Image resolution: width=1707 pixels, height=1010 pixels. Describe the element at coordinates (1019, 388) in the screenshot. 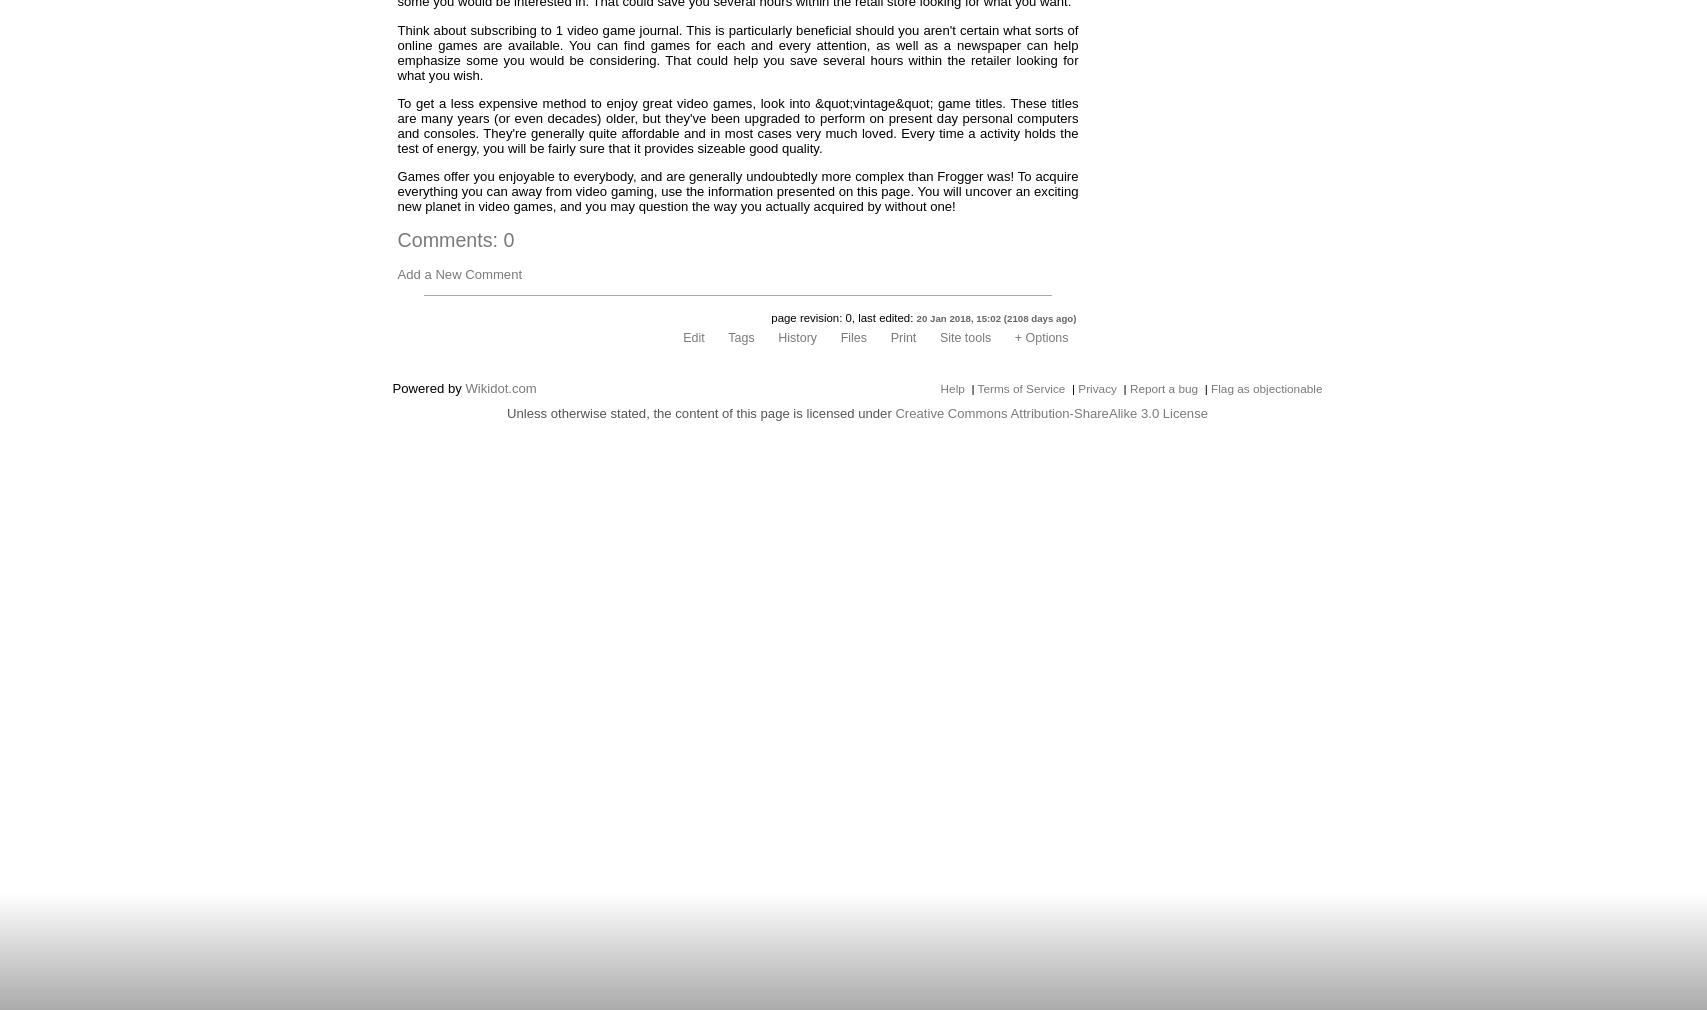

I see `'Terms of Service'` at that location.